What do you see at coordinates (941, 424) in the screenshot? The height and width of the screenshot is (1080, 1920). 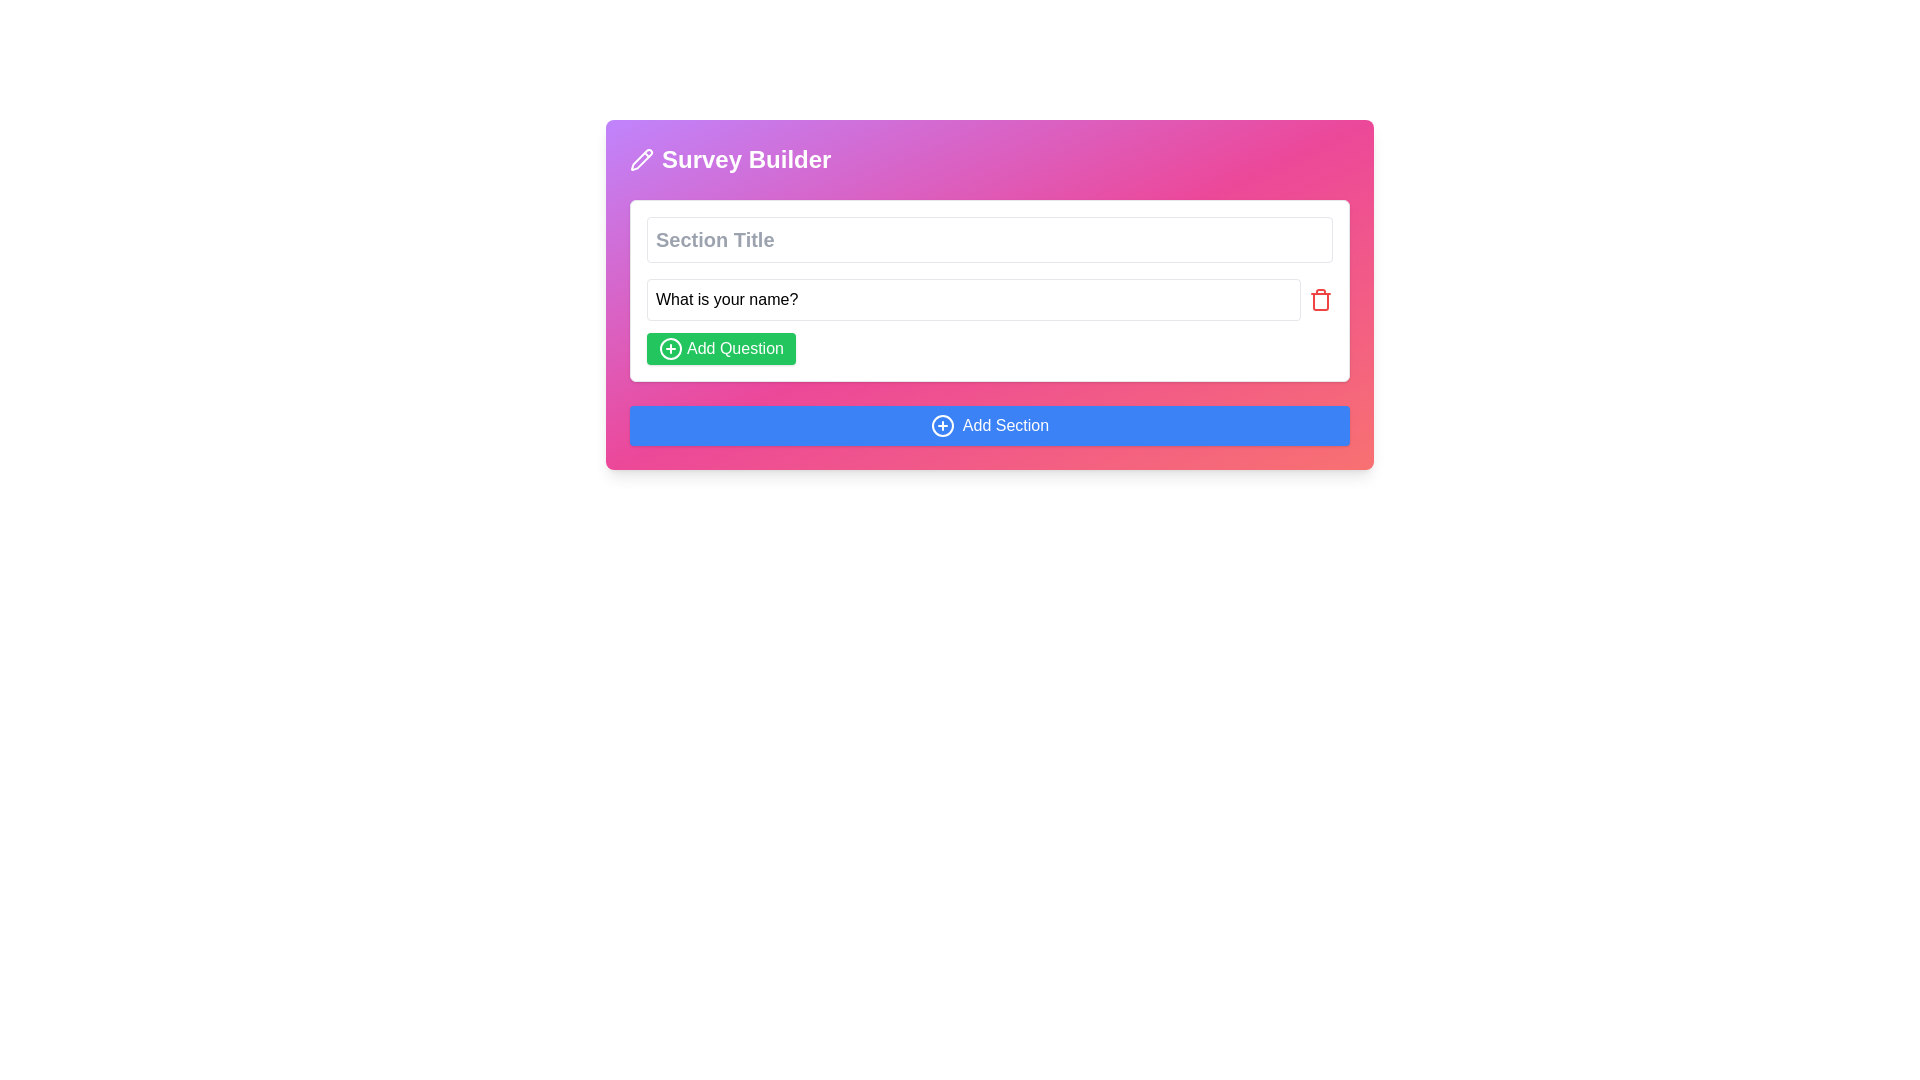 I see `the circular icon with a plus sign at the bottom of the Survey Builder interface` at bounding box center [941, 424].